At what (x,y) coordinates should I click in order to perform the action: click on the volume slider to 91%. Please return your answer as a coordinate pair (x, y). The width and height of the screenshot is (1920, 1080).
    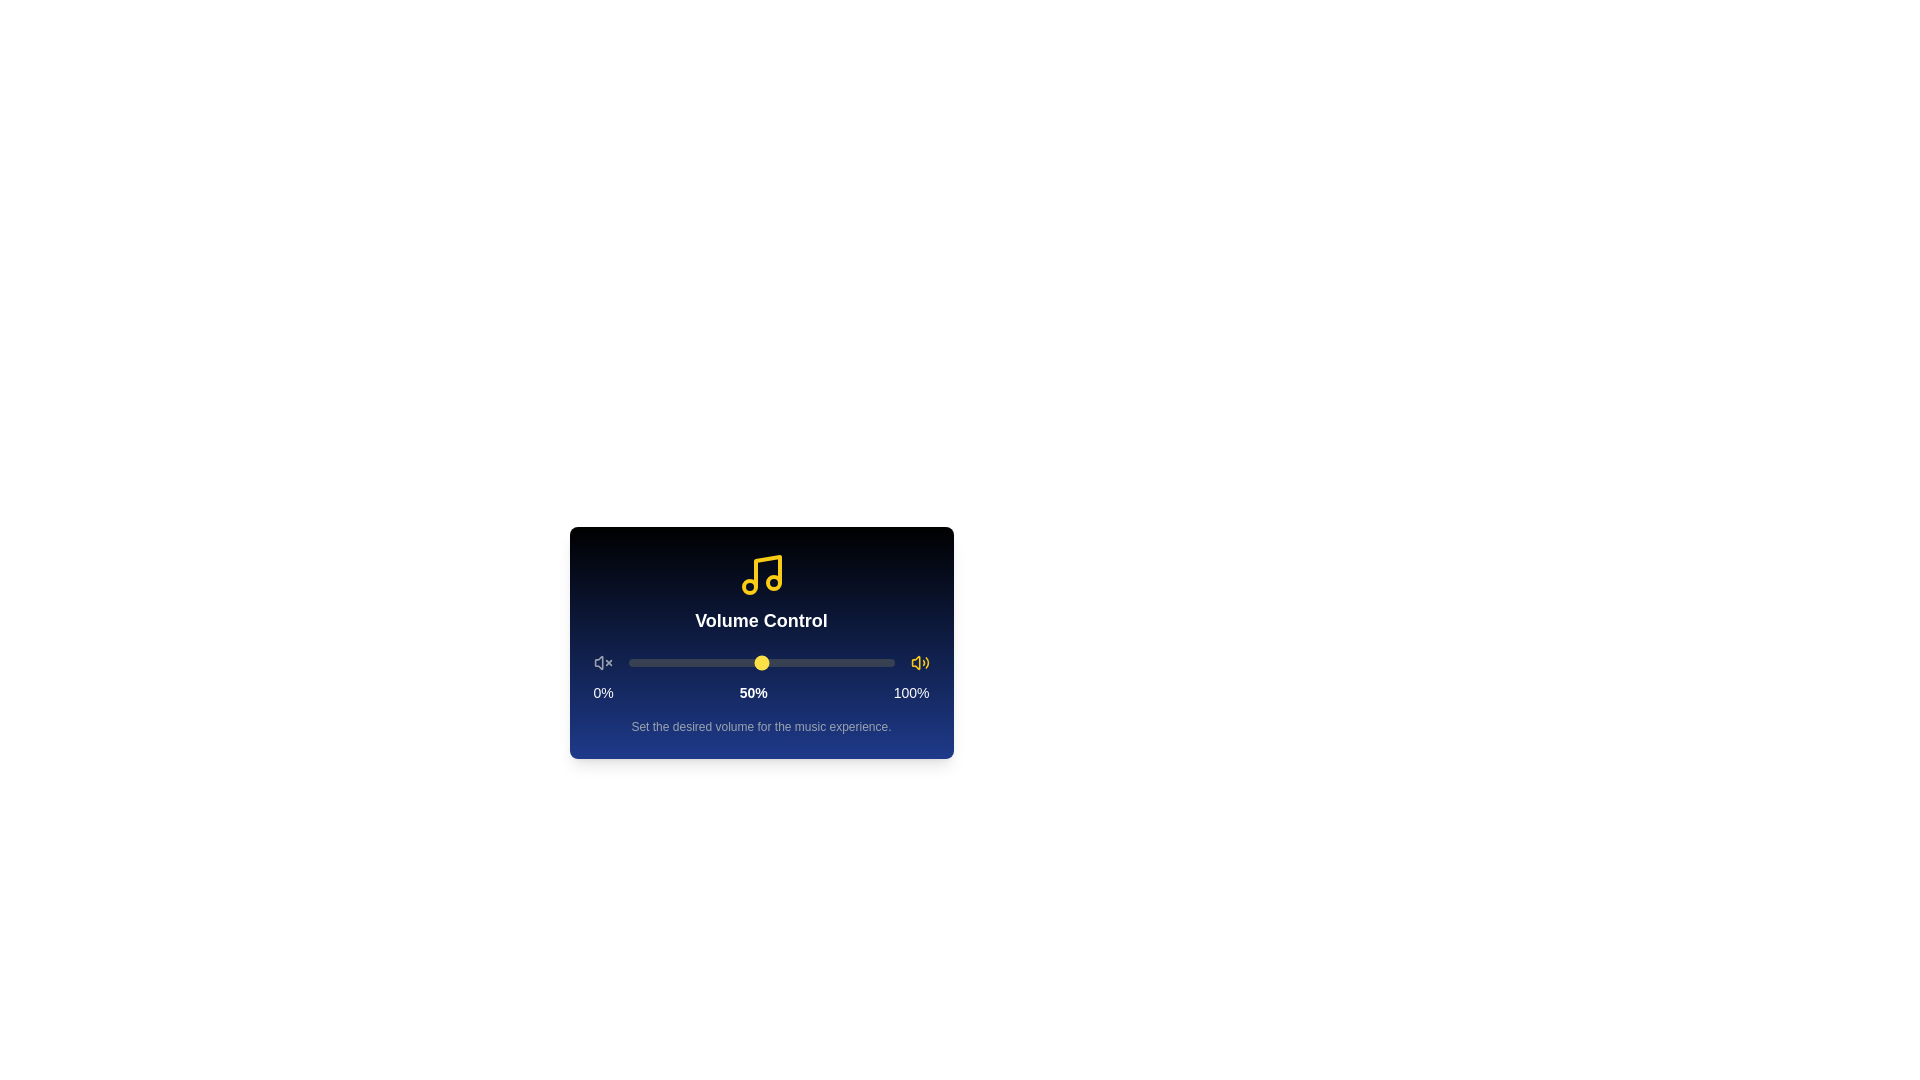
    Looking at the image, I should click on (870, 663).